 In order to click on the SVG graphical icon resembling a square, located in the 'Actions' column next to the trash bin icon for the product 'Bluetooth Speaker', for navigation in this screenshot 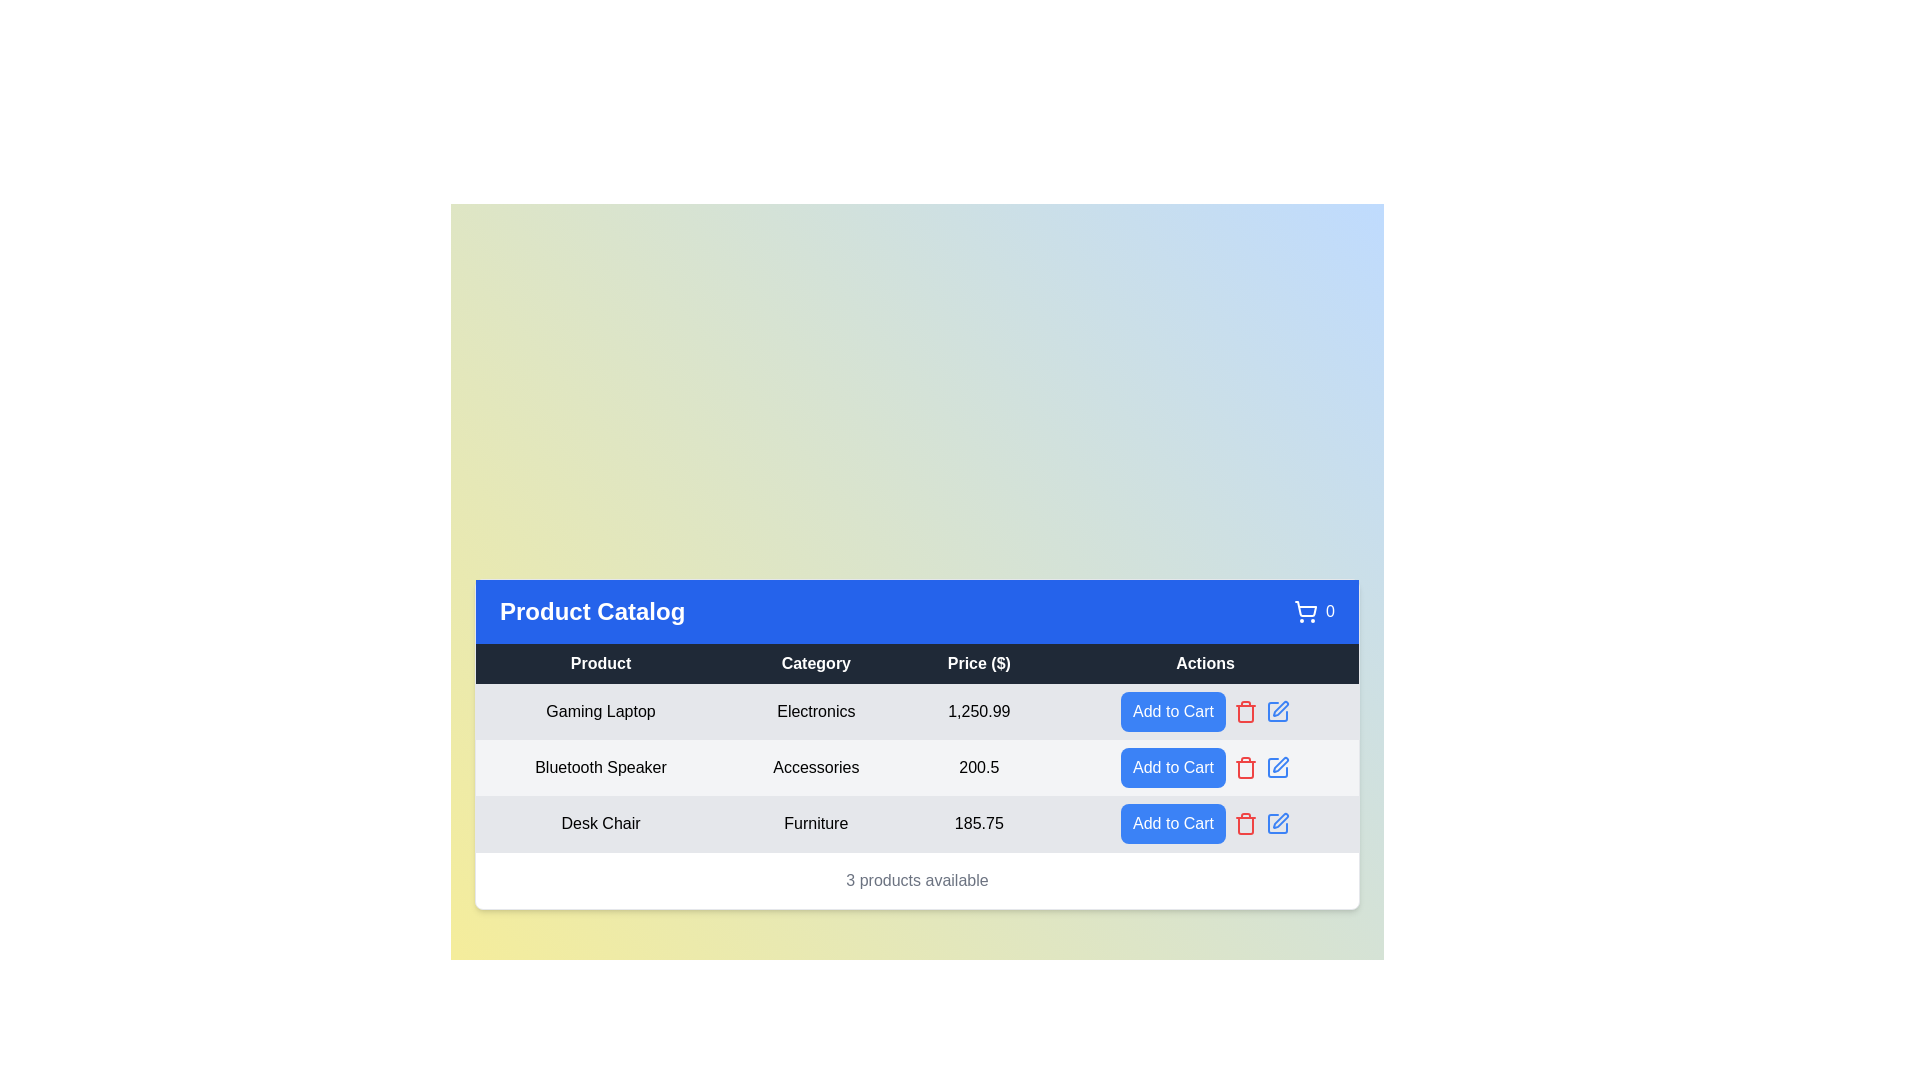, I will do `click(1276, 766)`.